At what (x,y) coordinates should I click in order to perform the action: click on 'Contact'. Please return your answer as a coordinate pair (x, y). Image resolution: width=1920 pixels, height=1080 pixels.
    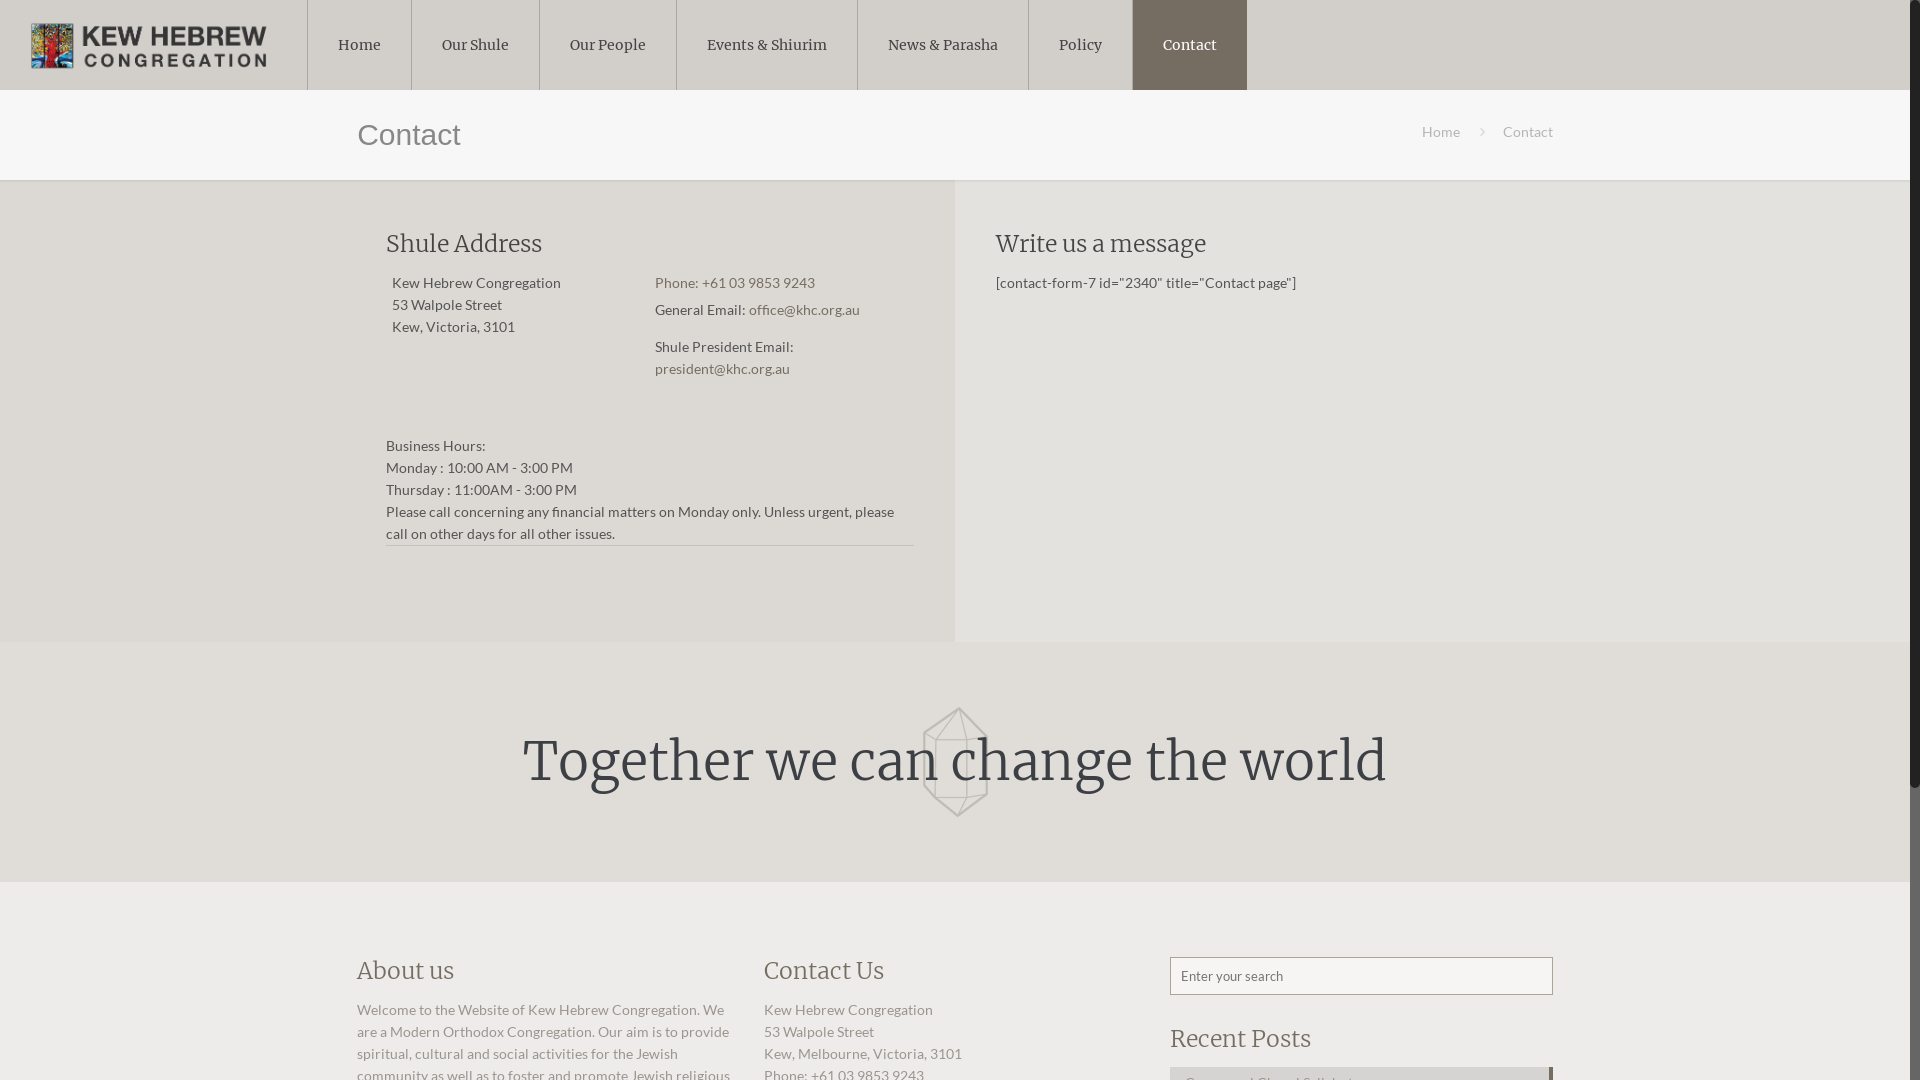
    Looking at the image, I should click on (1190, 45).